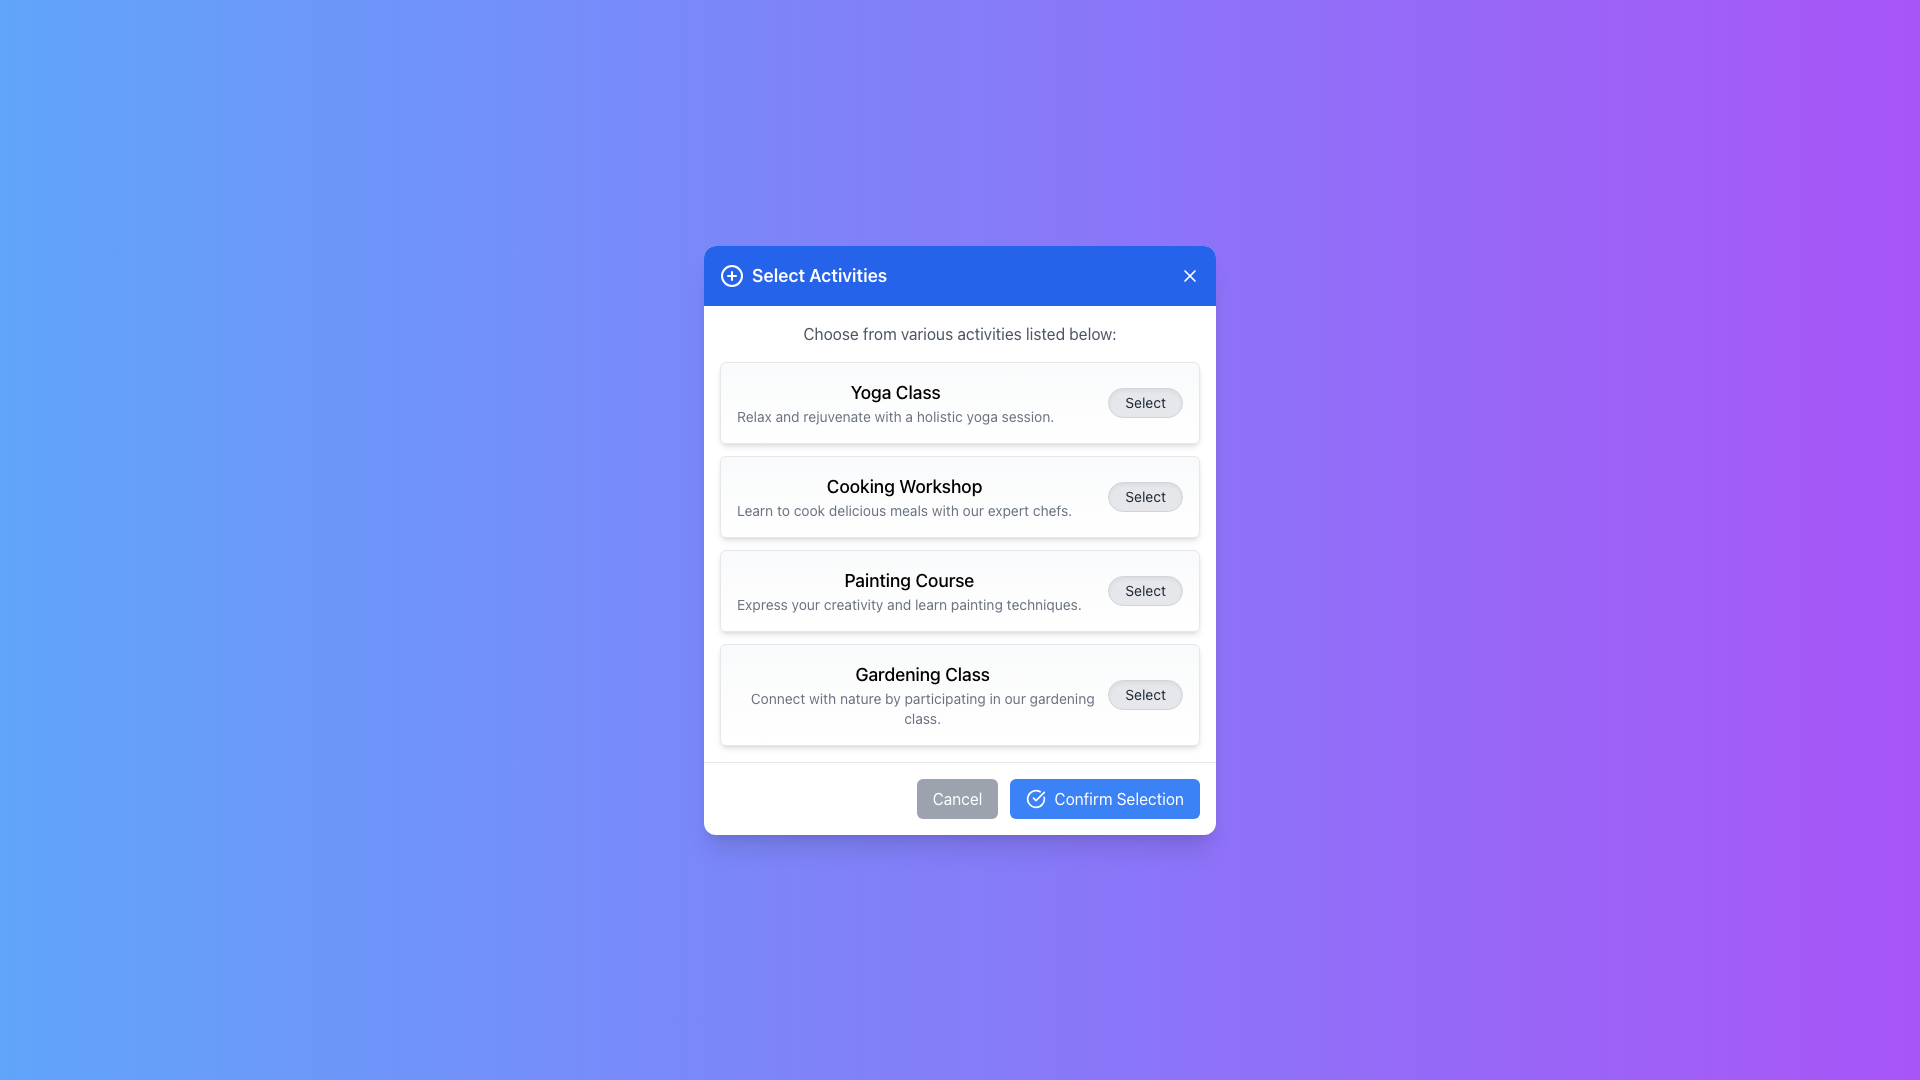  Describe the element at coordinates (1190, 274) in the screenshot. I see `the 'X' shaped icon button with a white color on a blue background located at the far right end of the top bar labeled 'Select Activities'` at that location.